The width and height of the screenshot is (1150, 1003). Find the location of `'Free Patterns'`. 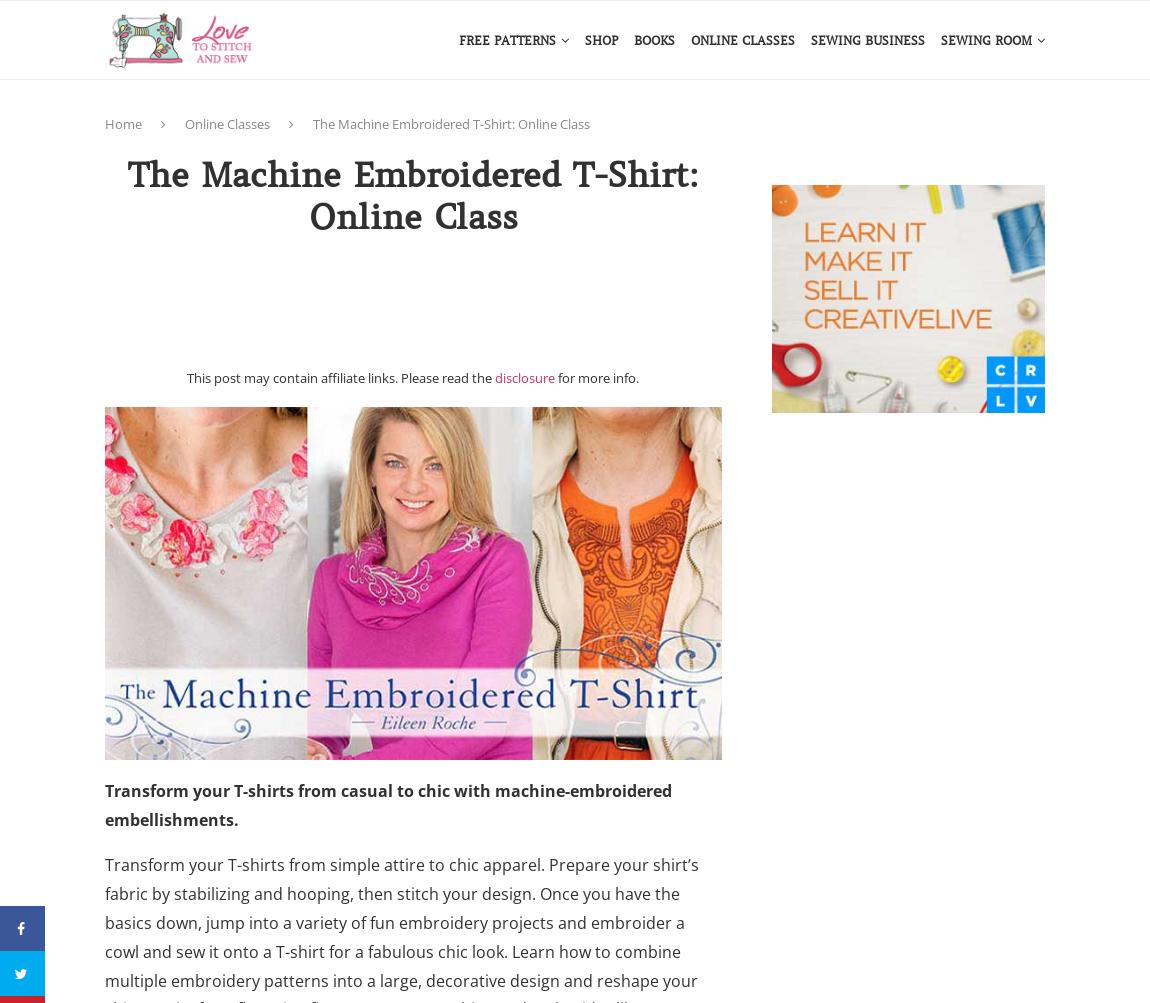

'Free Patterns' is located at coordinates (507, 40).